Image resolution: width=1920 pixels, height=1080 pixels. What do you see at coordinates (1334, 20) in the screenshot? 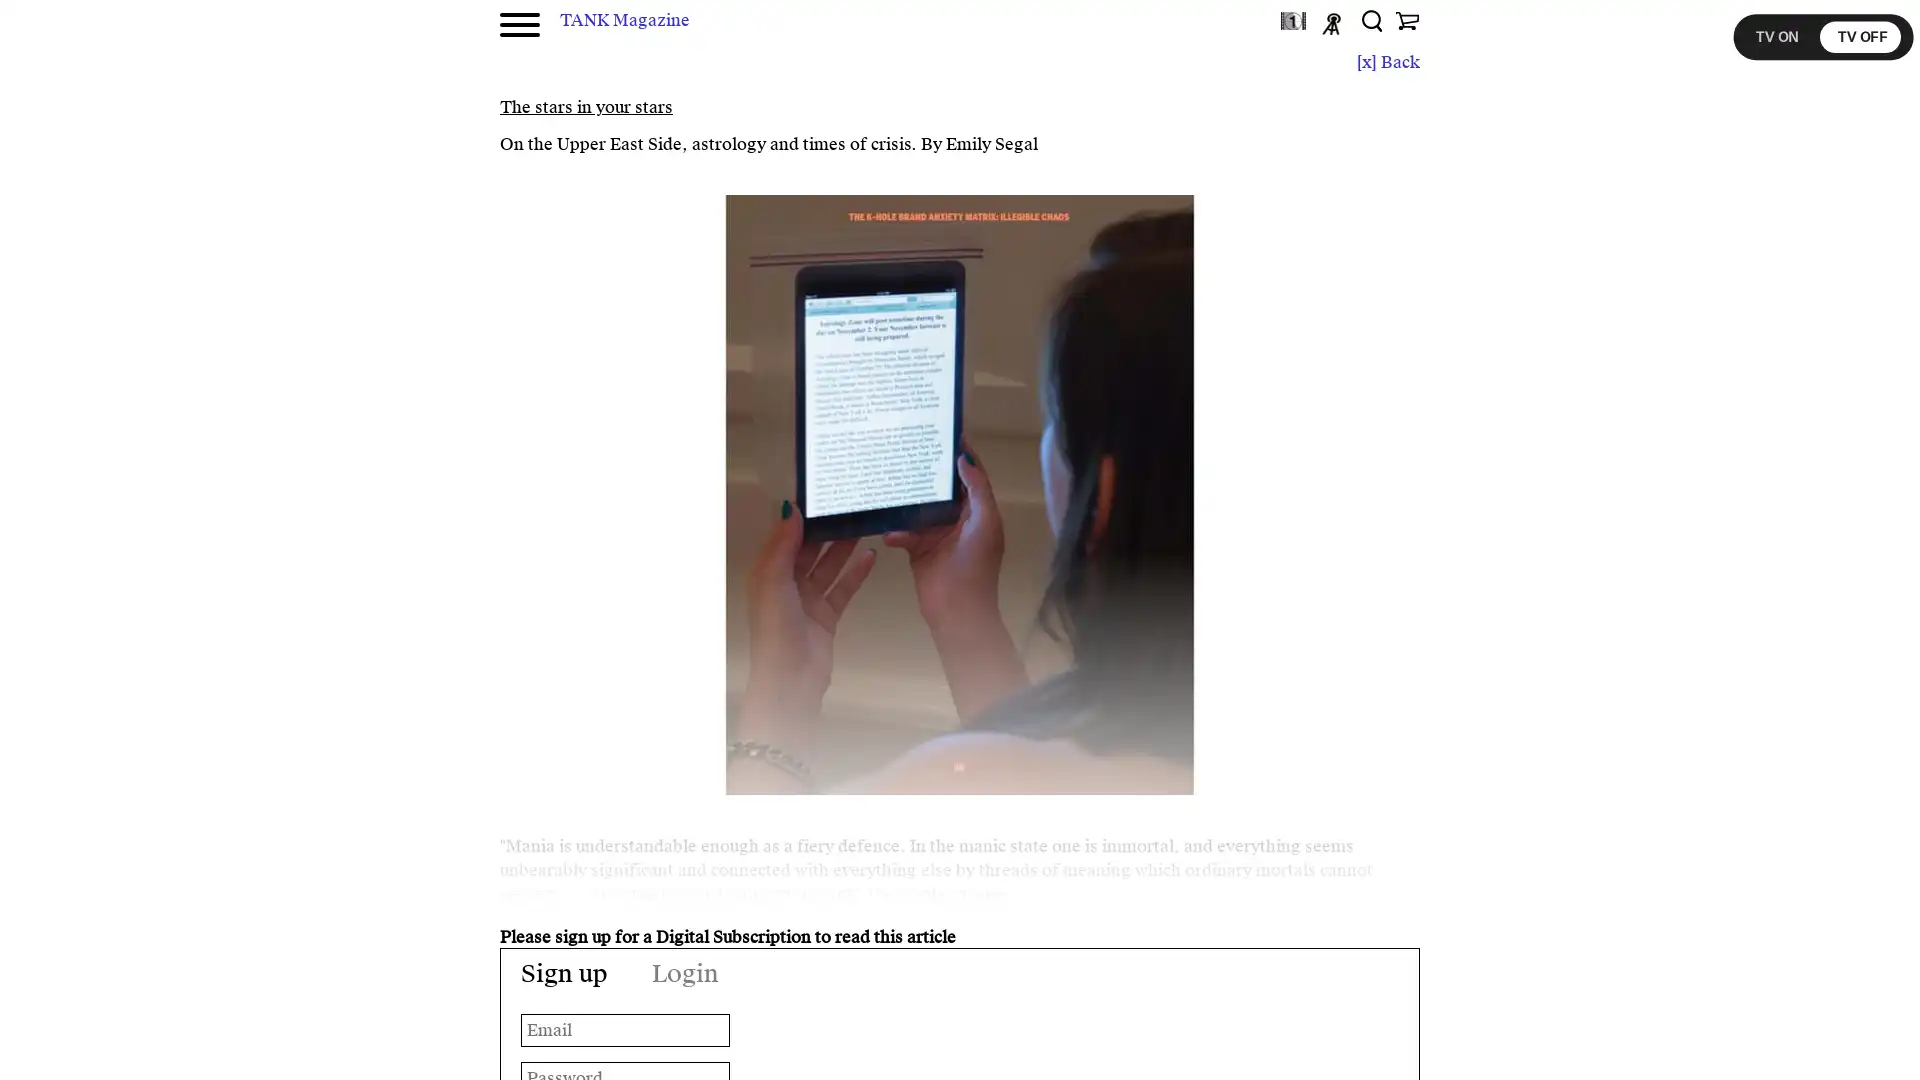
I see `Podcast` at bounding box center [1334, 20].